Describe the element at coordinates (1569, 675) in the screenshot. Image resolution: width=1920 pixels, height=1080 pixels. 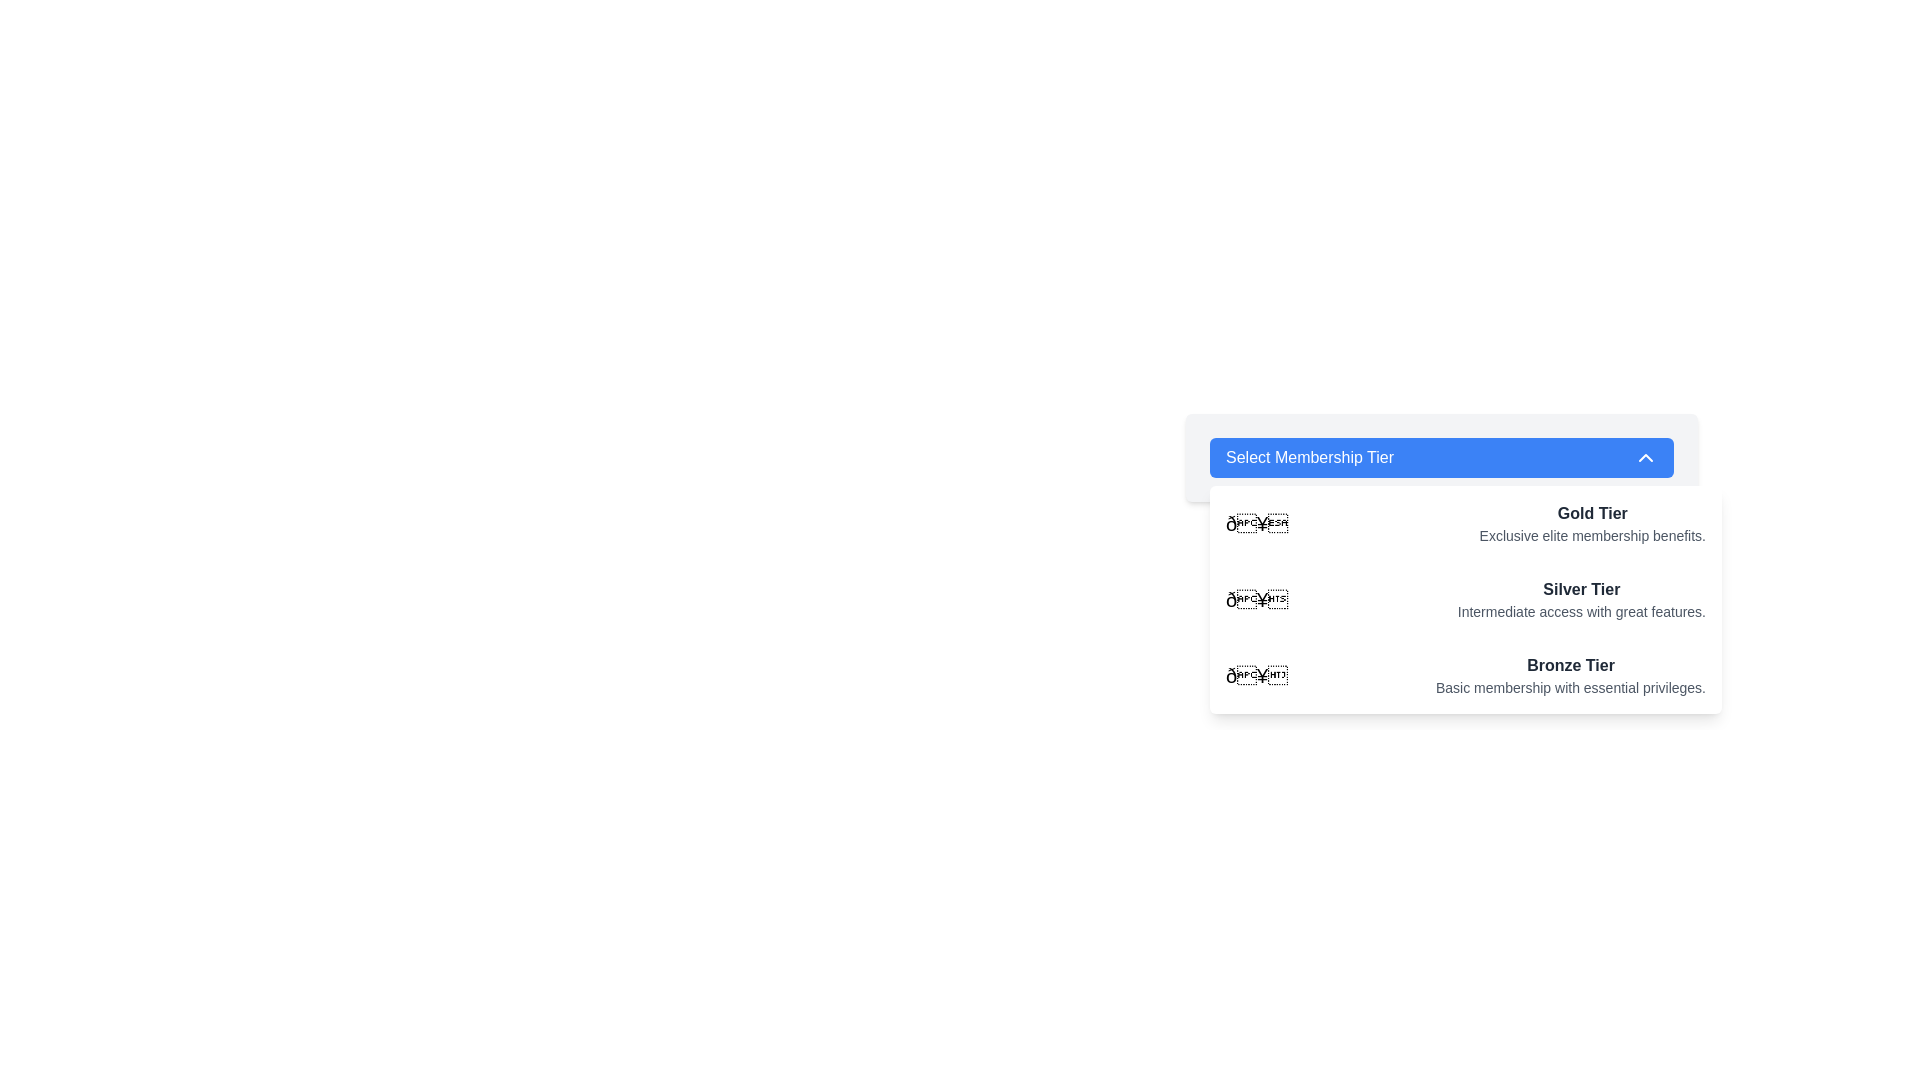
I see `text label titled 'Bronze Tier' which describes the membership tier and its privileges, located in the vertically aligned list under 'Silver Tier'` at that location.